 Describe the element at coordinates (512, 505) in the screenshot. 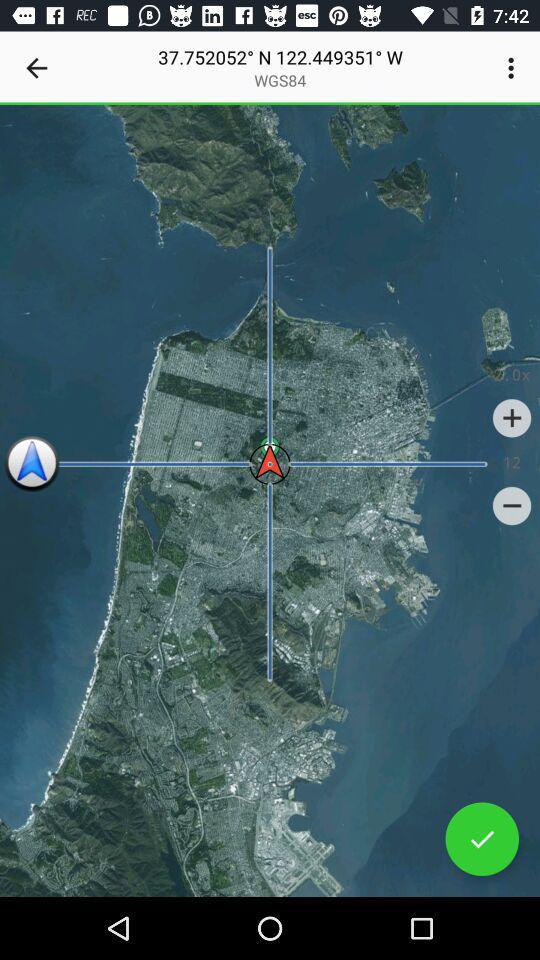

I see `item below the 12 item` at that location.